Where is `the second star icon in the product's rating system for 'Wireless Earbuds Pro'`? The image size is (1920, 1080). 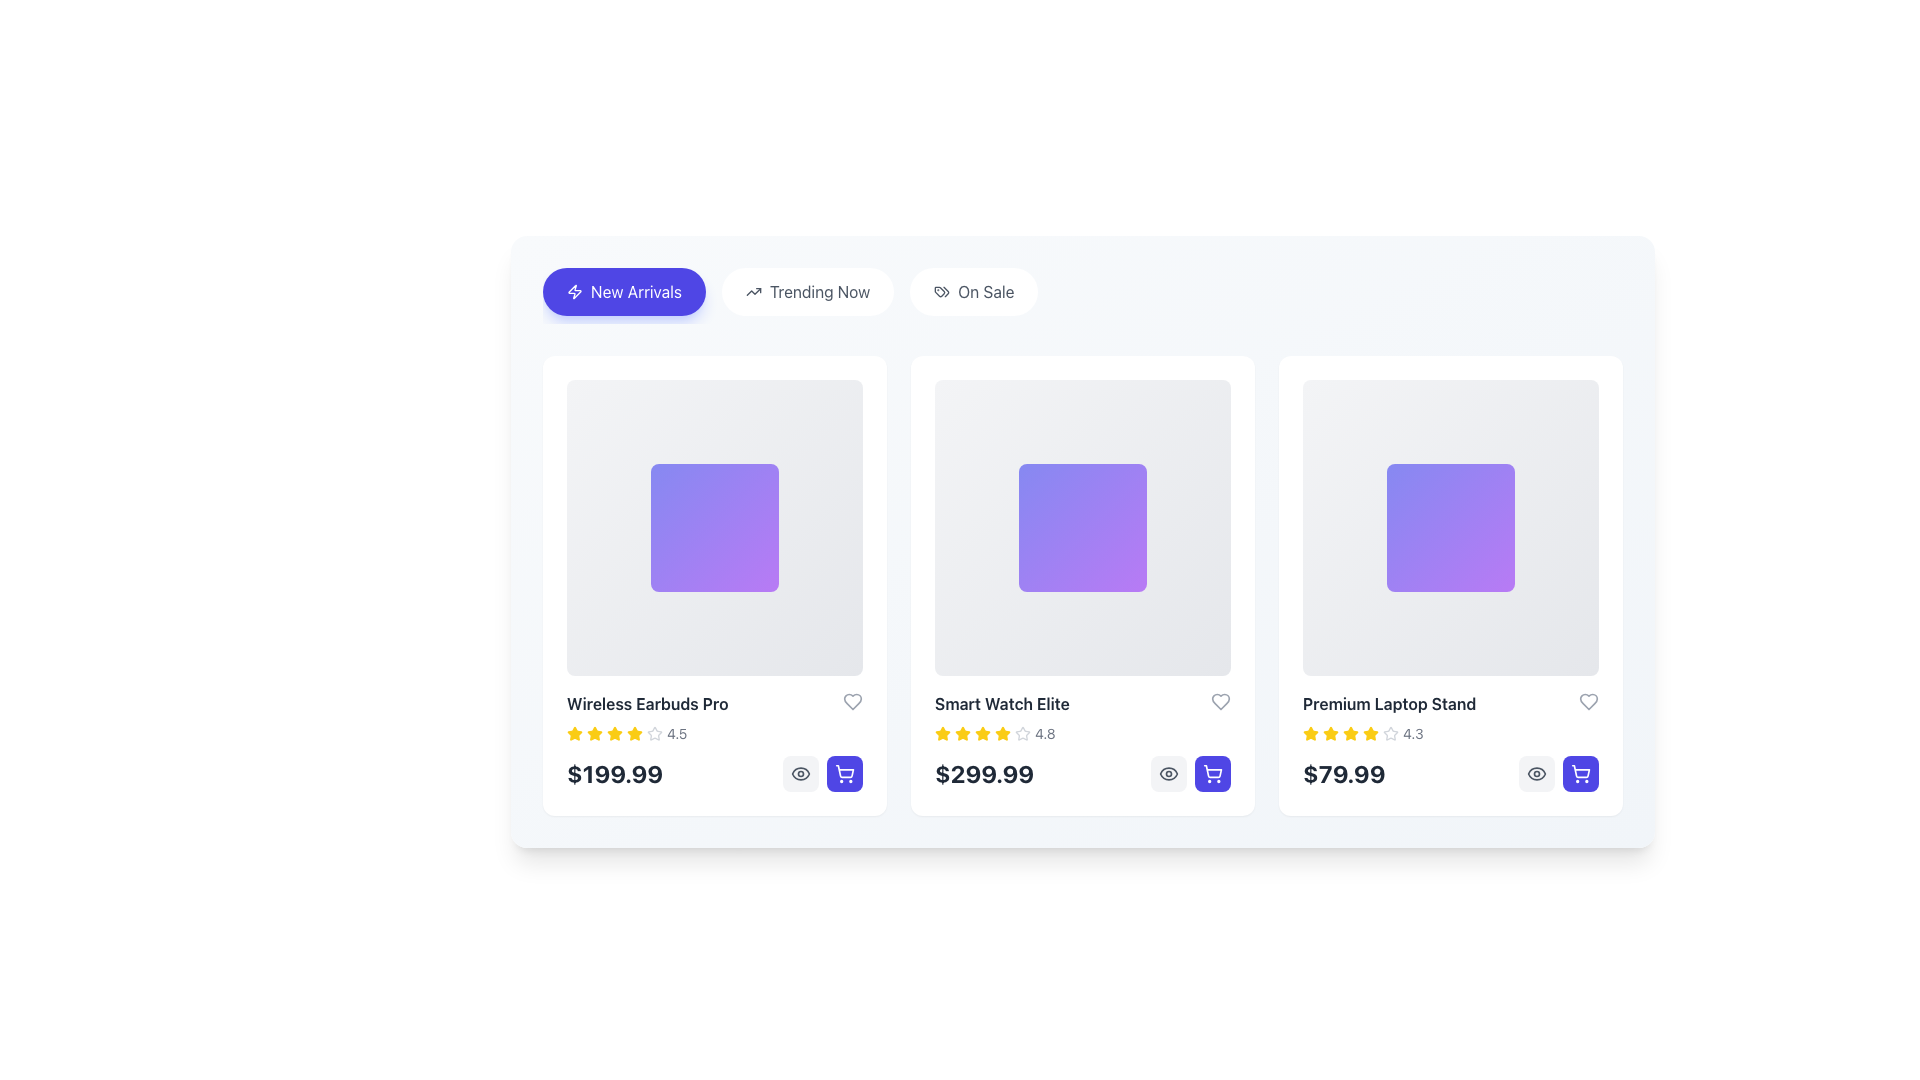 the second star icon in the product's rating system for 'Wireless Earbuds Pro' is located at coordinates (633, 733).